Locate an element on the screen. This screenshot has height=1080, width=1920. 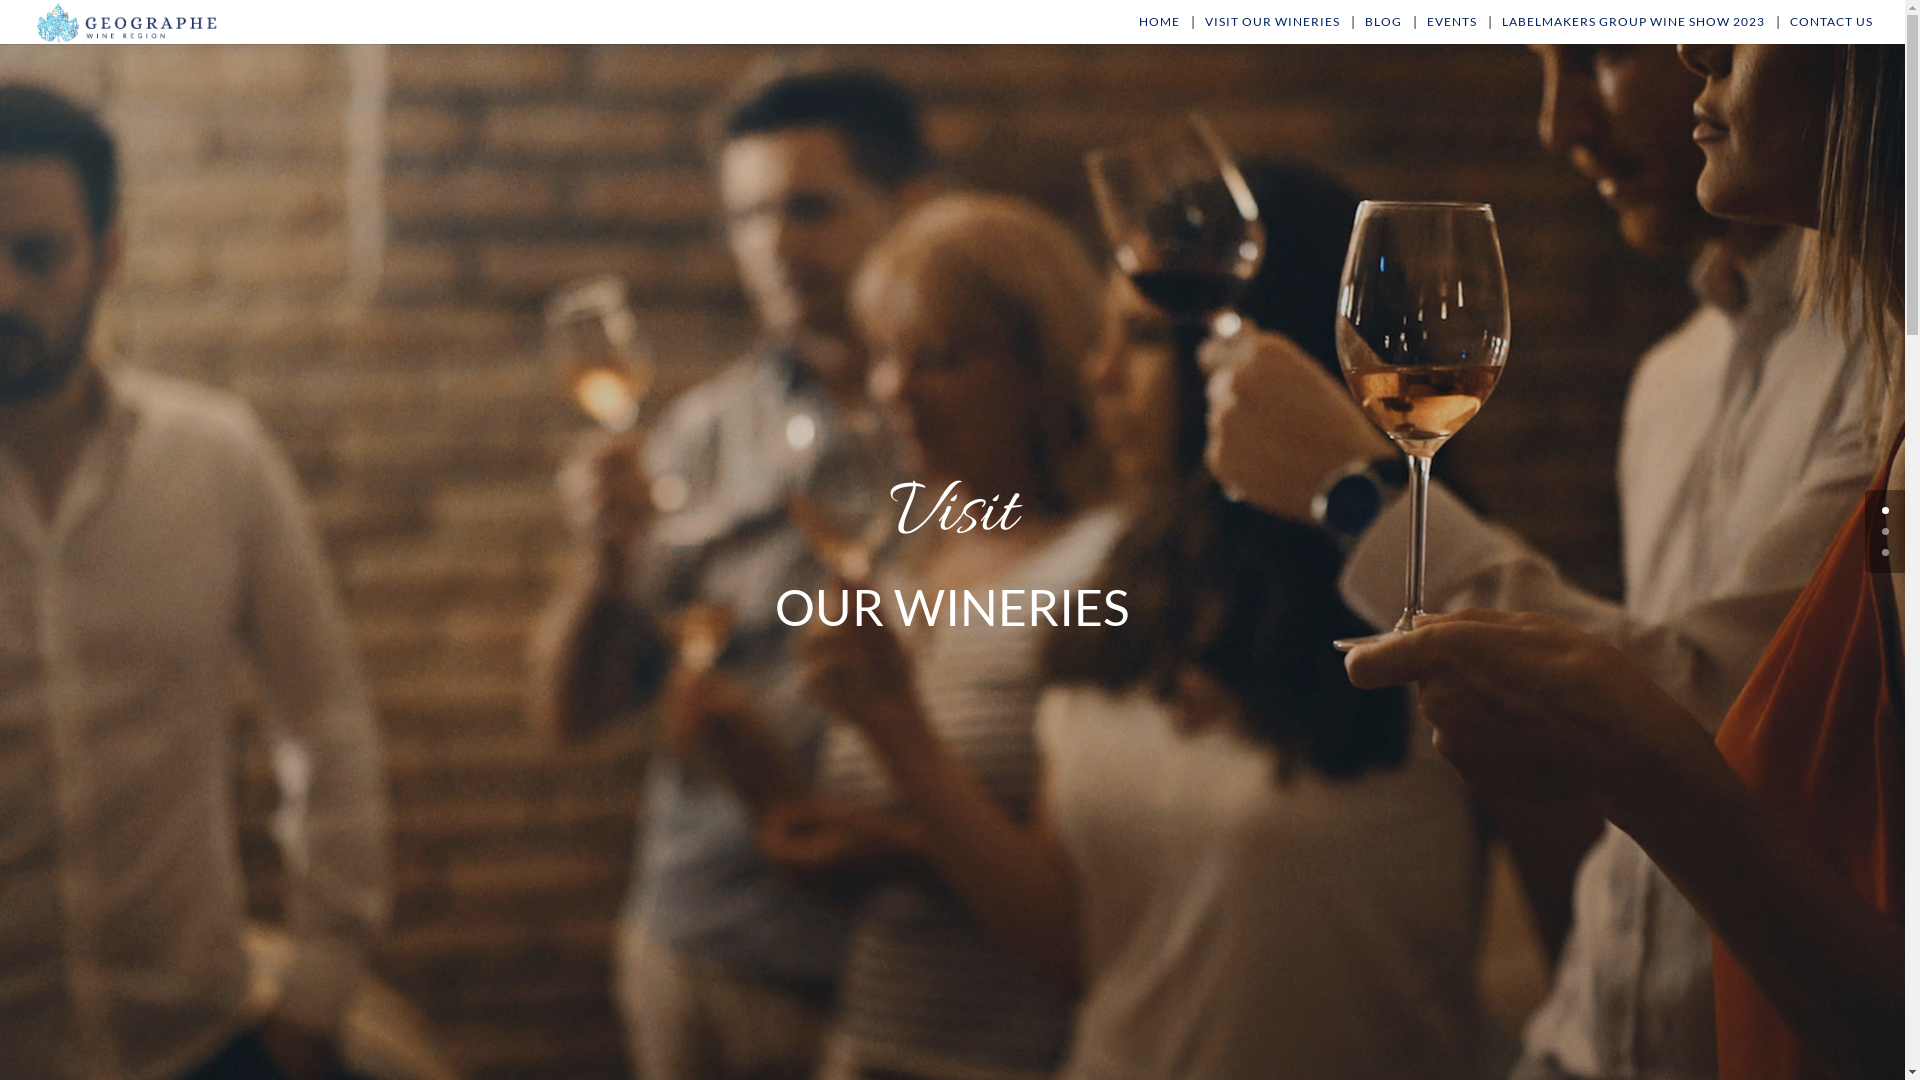
'CONTACT US' is located at coordinates (1831, 29).